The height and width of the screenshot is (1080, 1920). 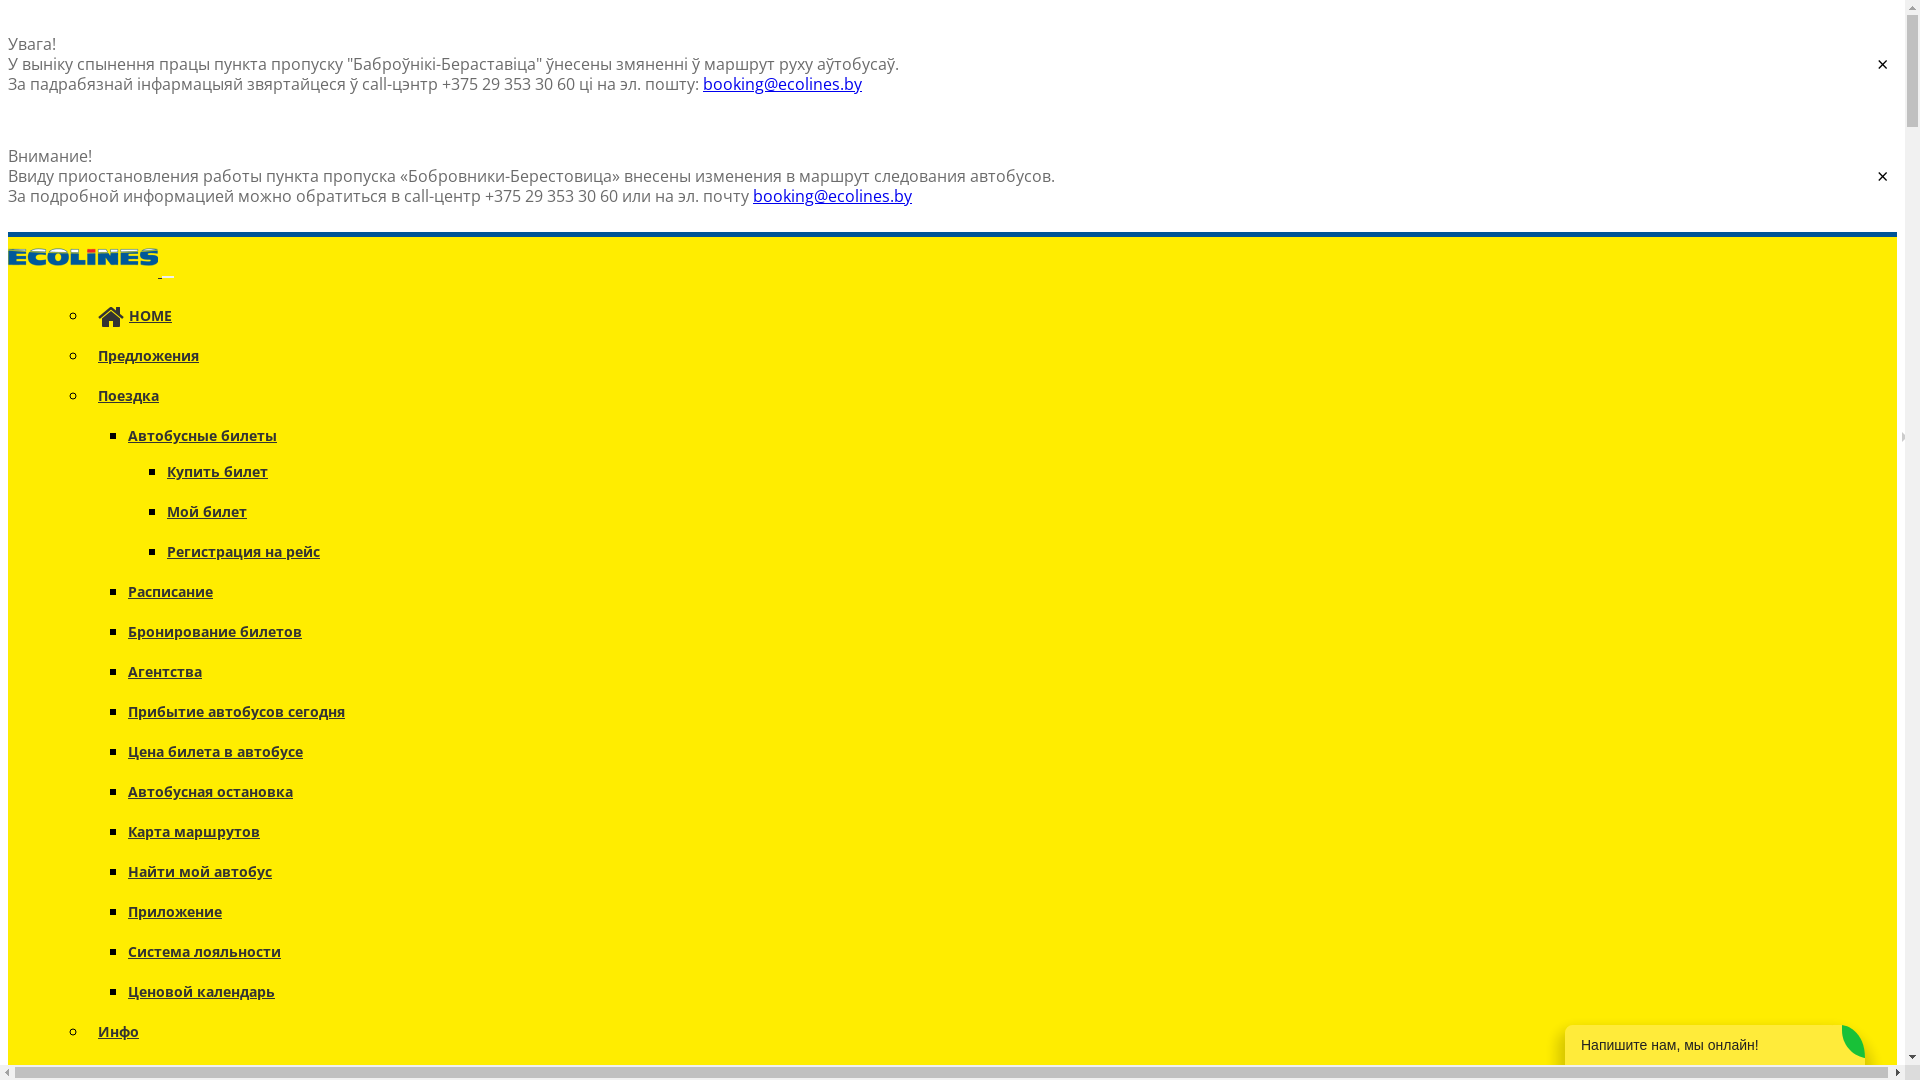 I want to click on 'booking@ecolines.by', so click(x=752, y=196).